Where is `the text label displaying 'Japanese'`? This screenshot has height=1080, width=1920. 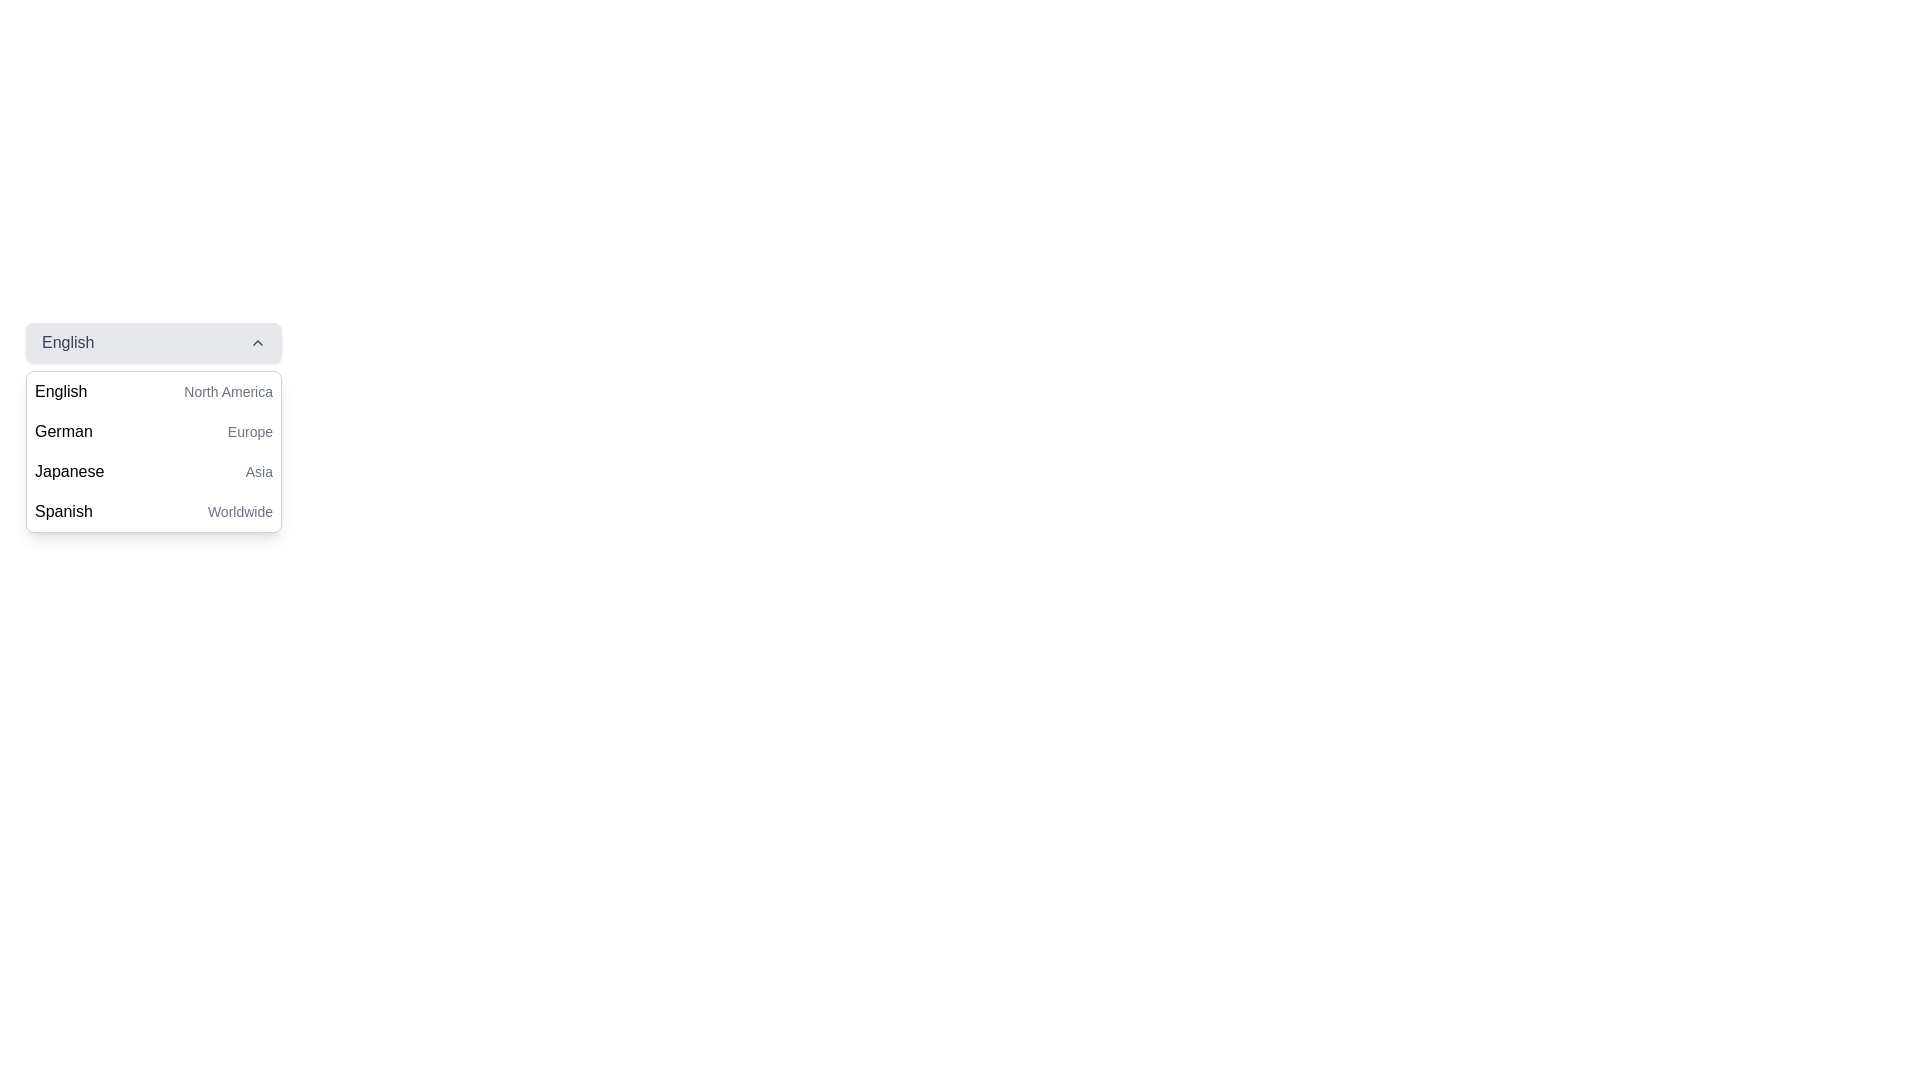
the text label displaying 'Japanese' is located at coordinates (69, 471).